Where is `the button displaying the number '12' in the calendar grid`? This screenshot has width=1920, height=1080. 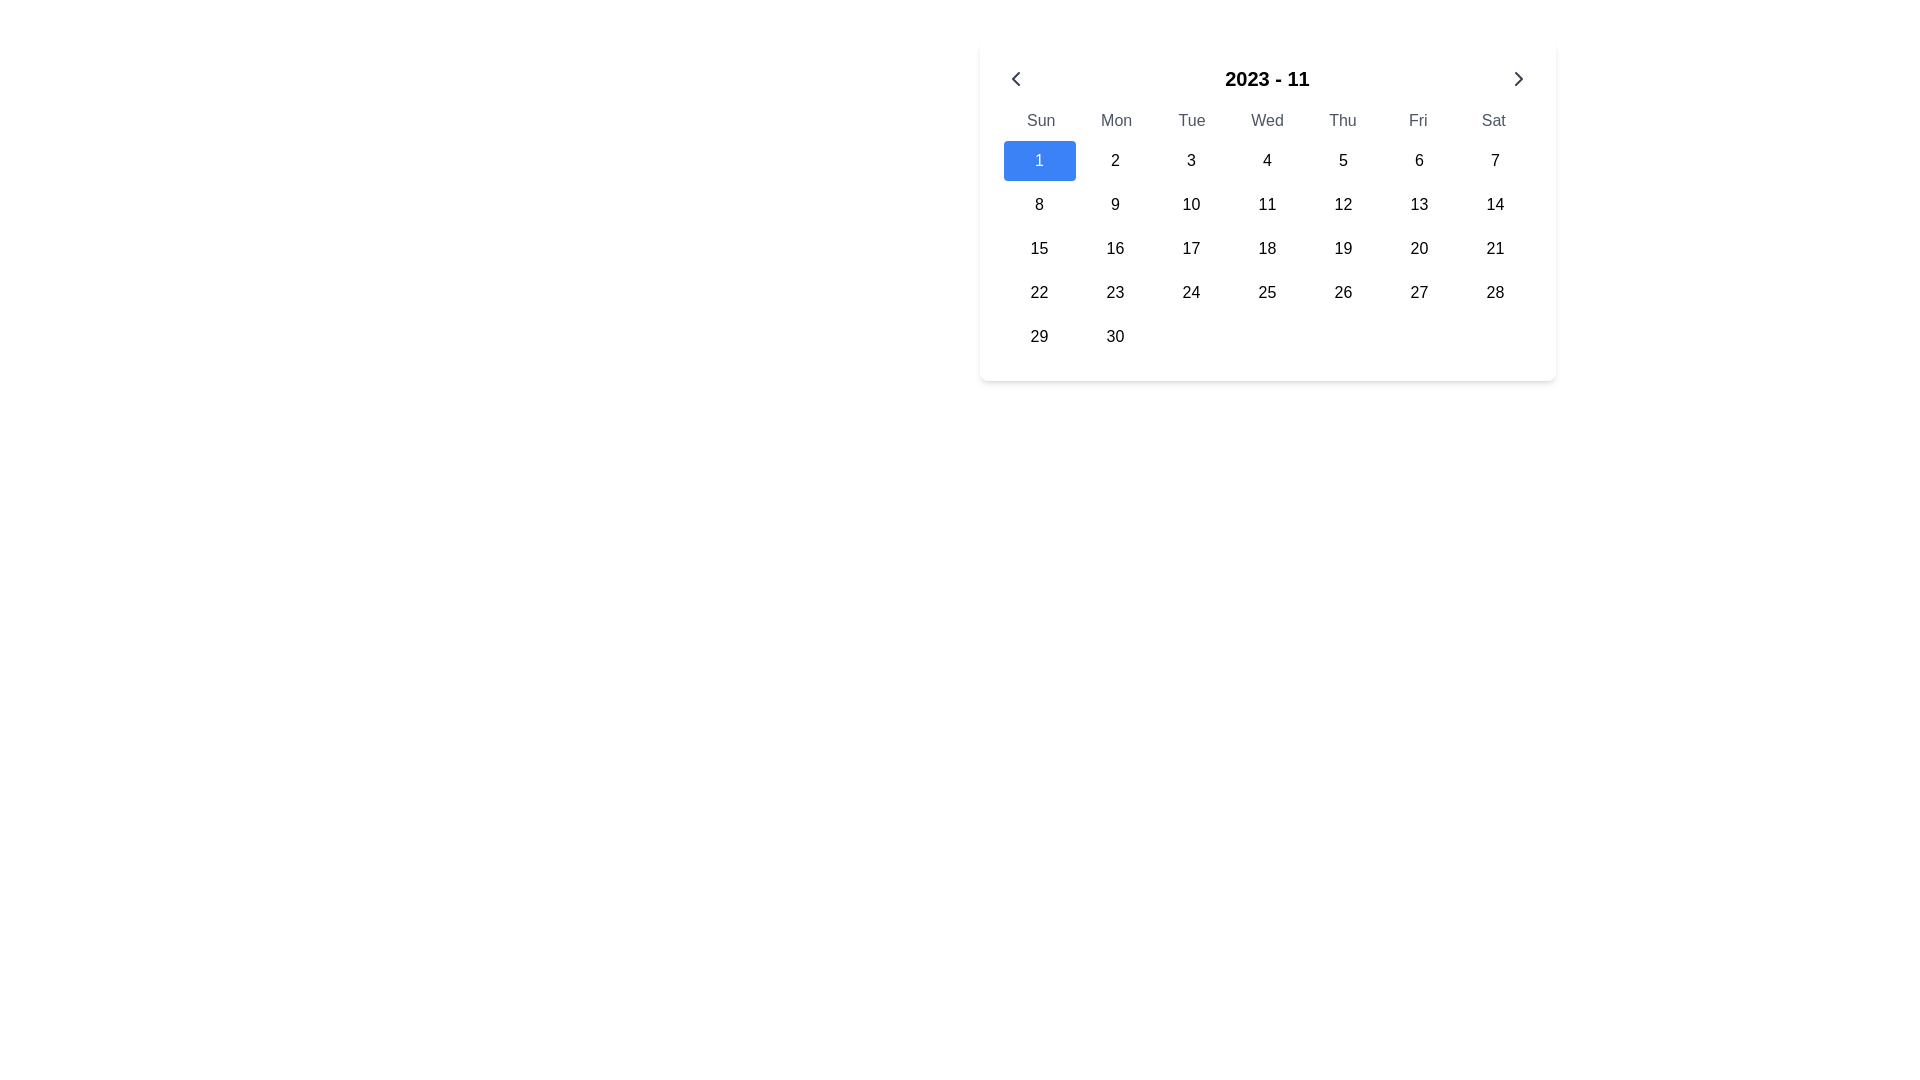 the button displaying the number '12' in the calendar grid is located at coordinates (1343, 204).